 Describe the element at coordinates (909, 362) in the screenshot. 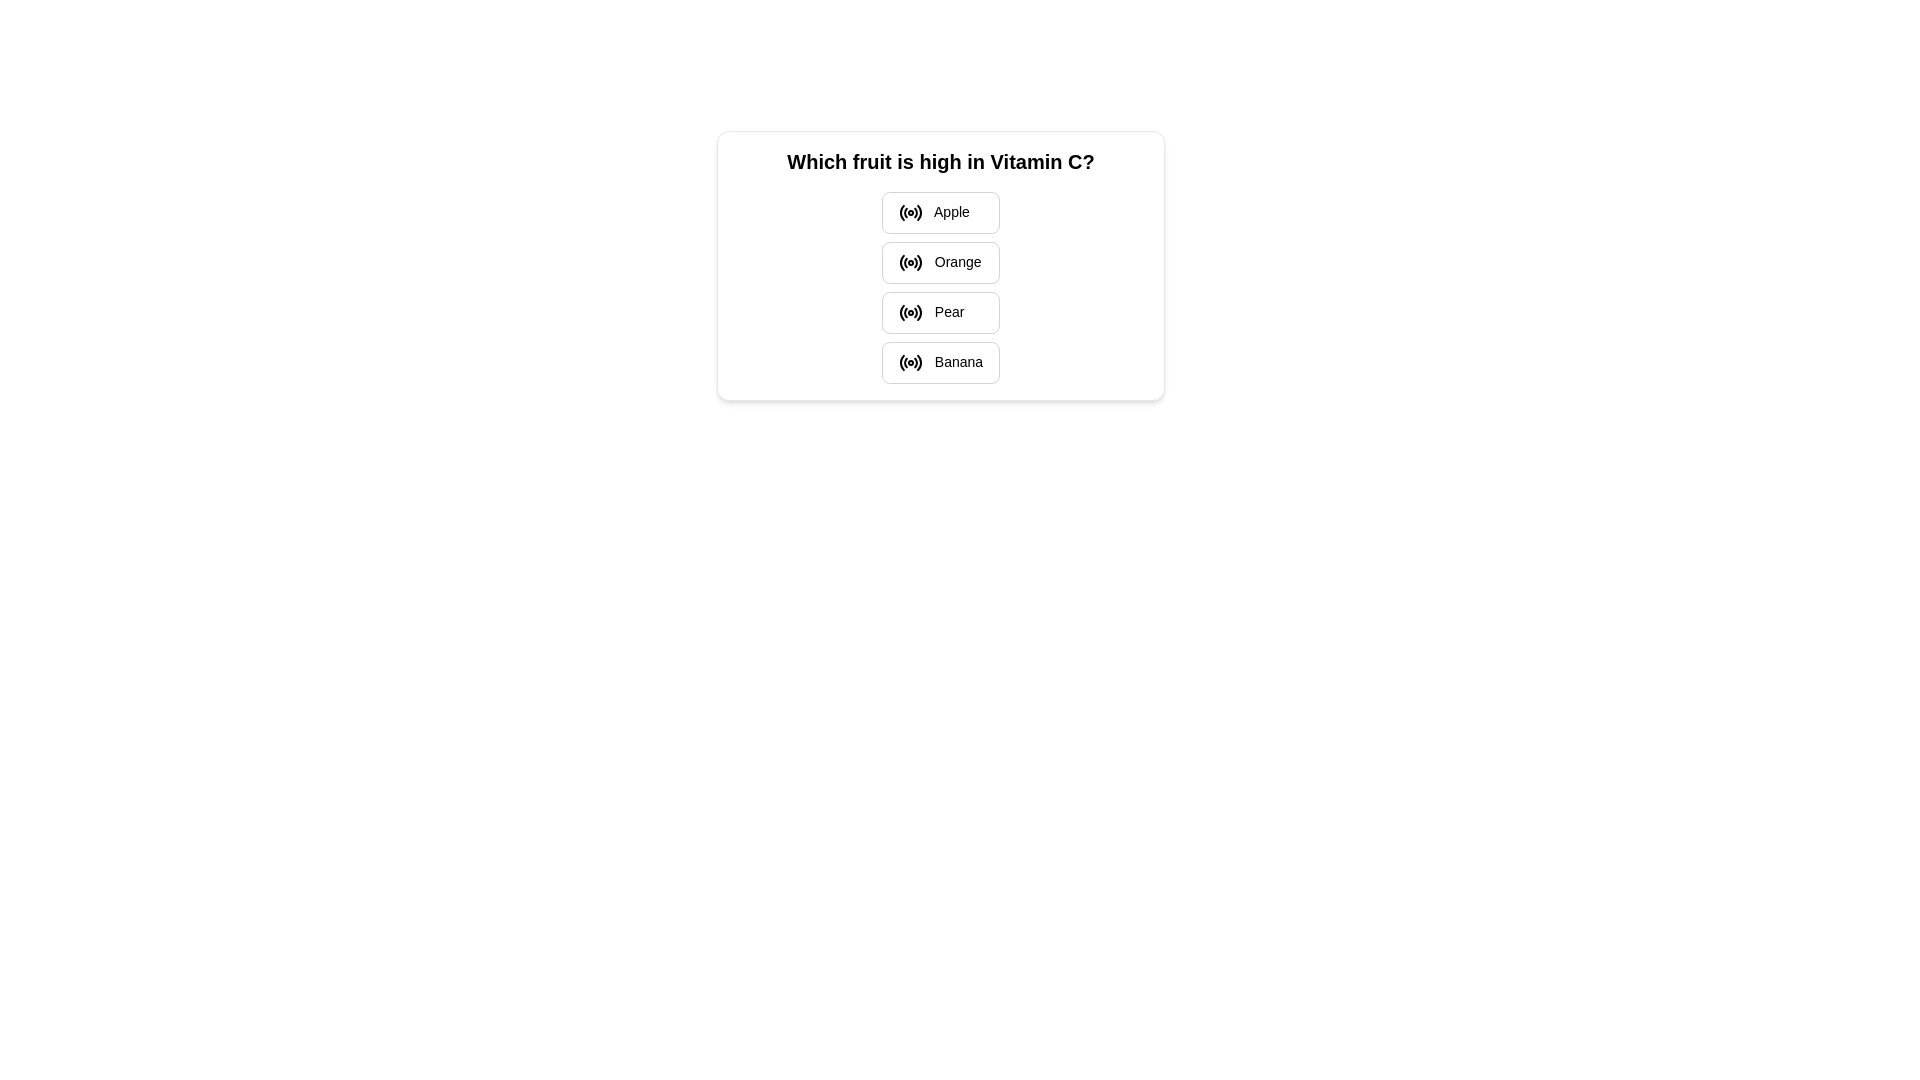

I see `the radio button for 'Banana'` at that location.